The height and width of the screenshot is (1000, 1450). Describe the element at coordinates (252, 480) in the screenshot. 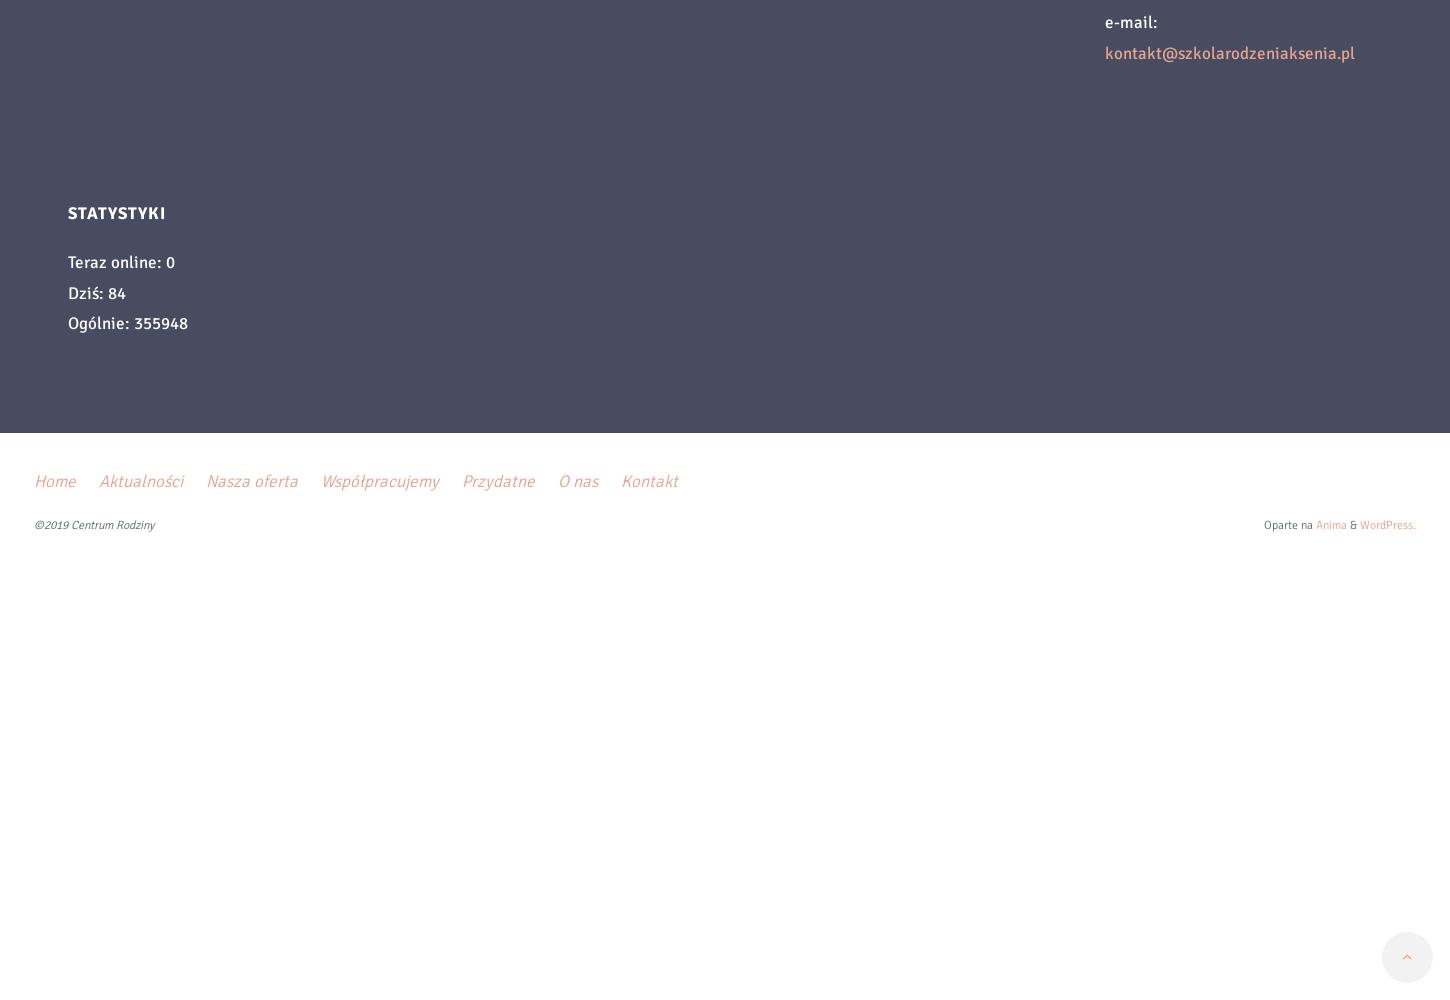

I see `'Nasza oferta'` at that location.